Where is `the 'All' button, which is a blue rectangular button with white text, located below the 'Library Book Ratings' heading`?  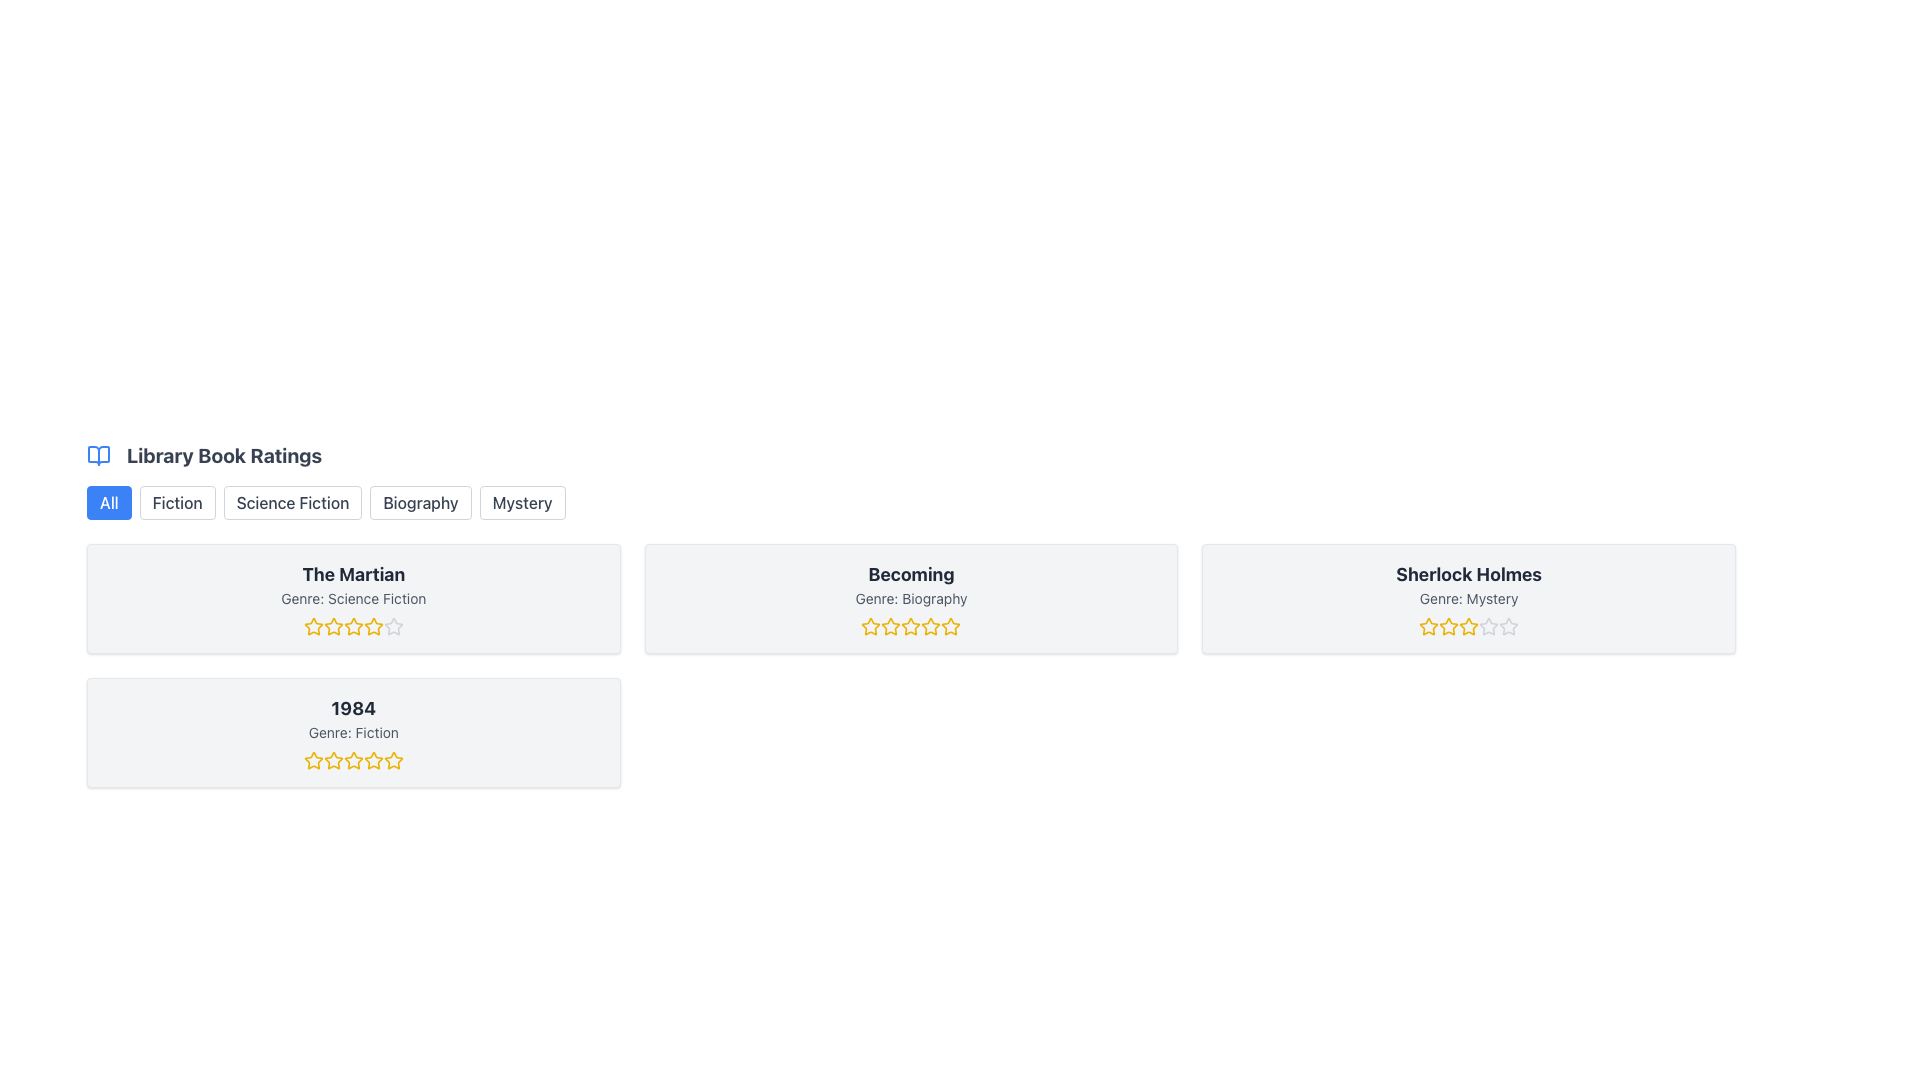 the 'All' button, which is a blue rectangular button with white text, located below the 'Library Book Ratings' heading is located at coordinates (108, 501).